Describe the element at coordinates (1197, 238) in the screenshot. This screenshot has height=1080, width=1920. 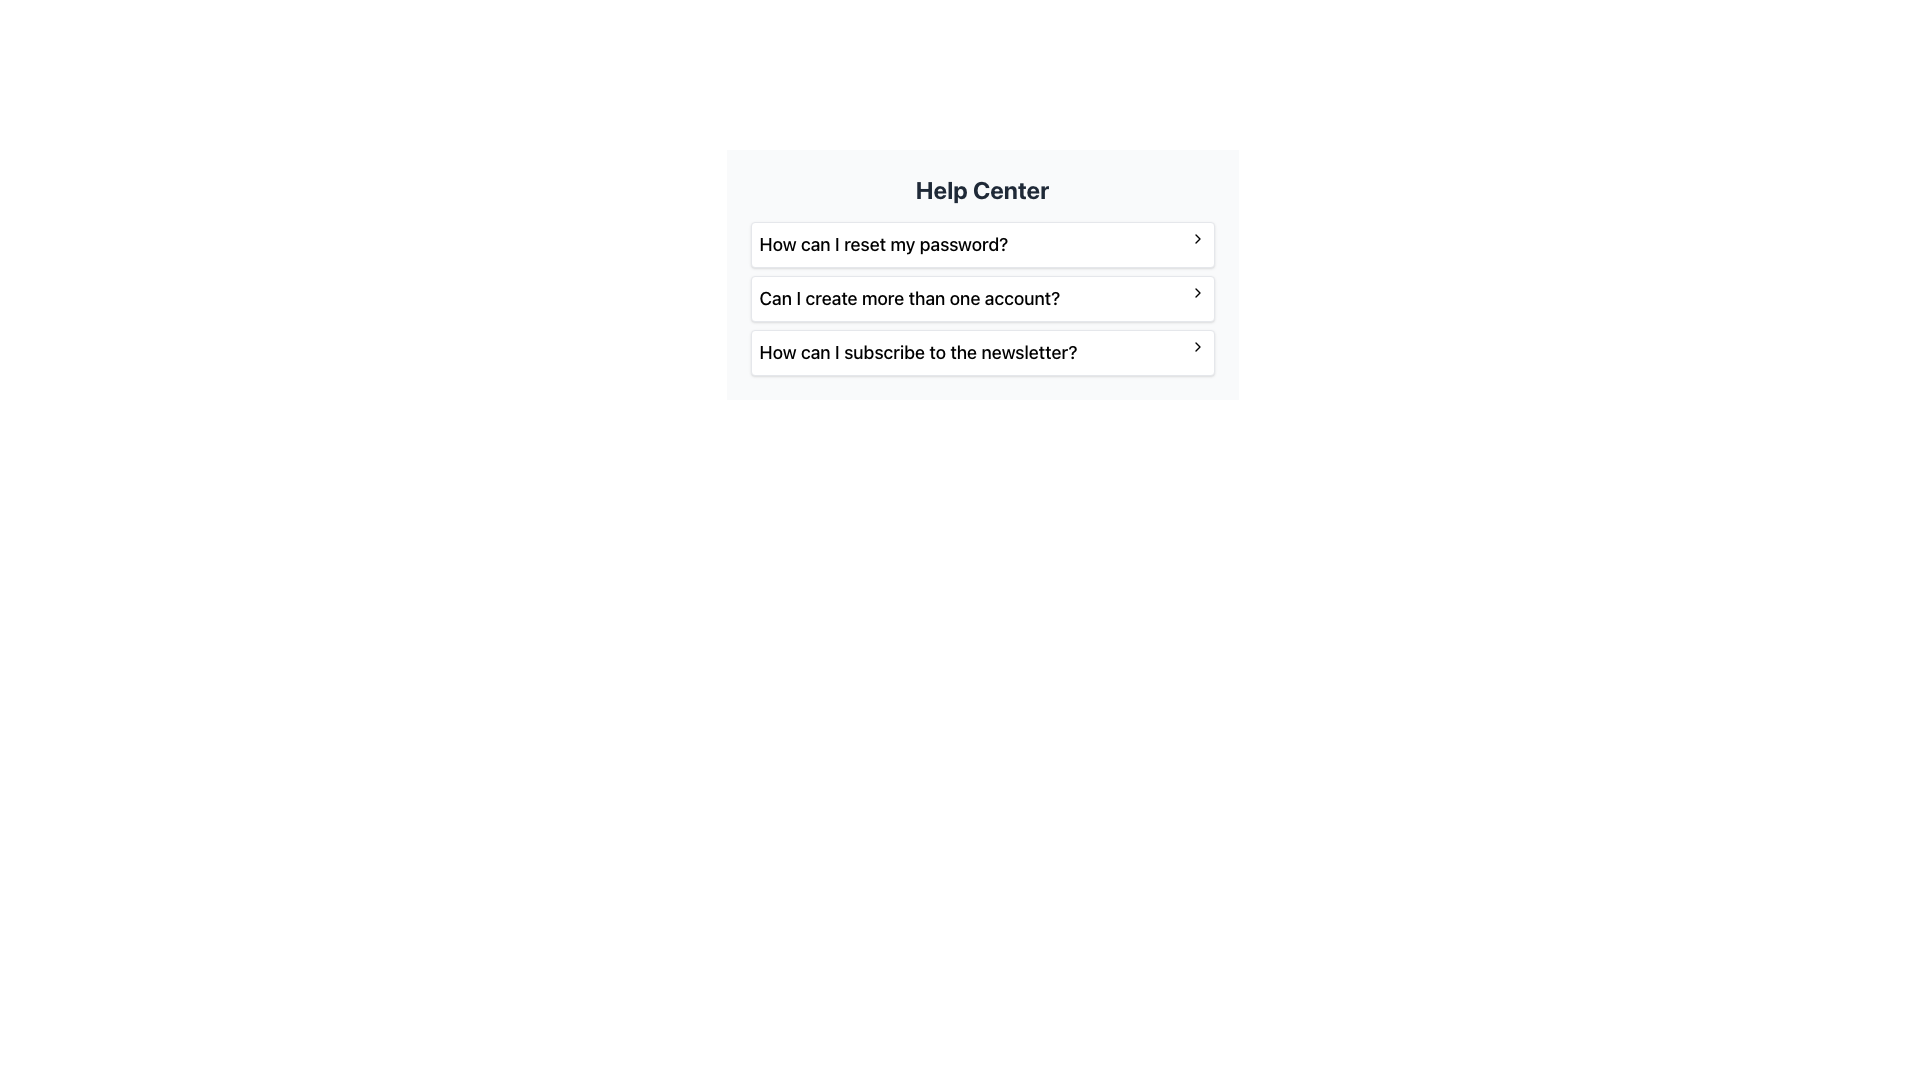
I see `the chevron icon resembling a downward-pointing arrow next to the text 'How can I reset my password?'` at that location.